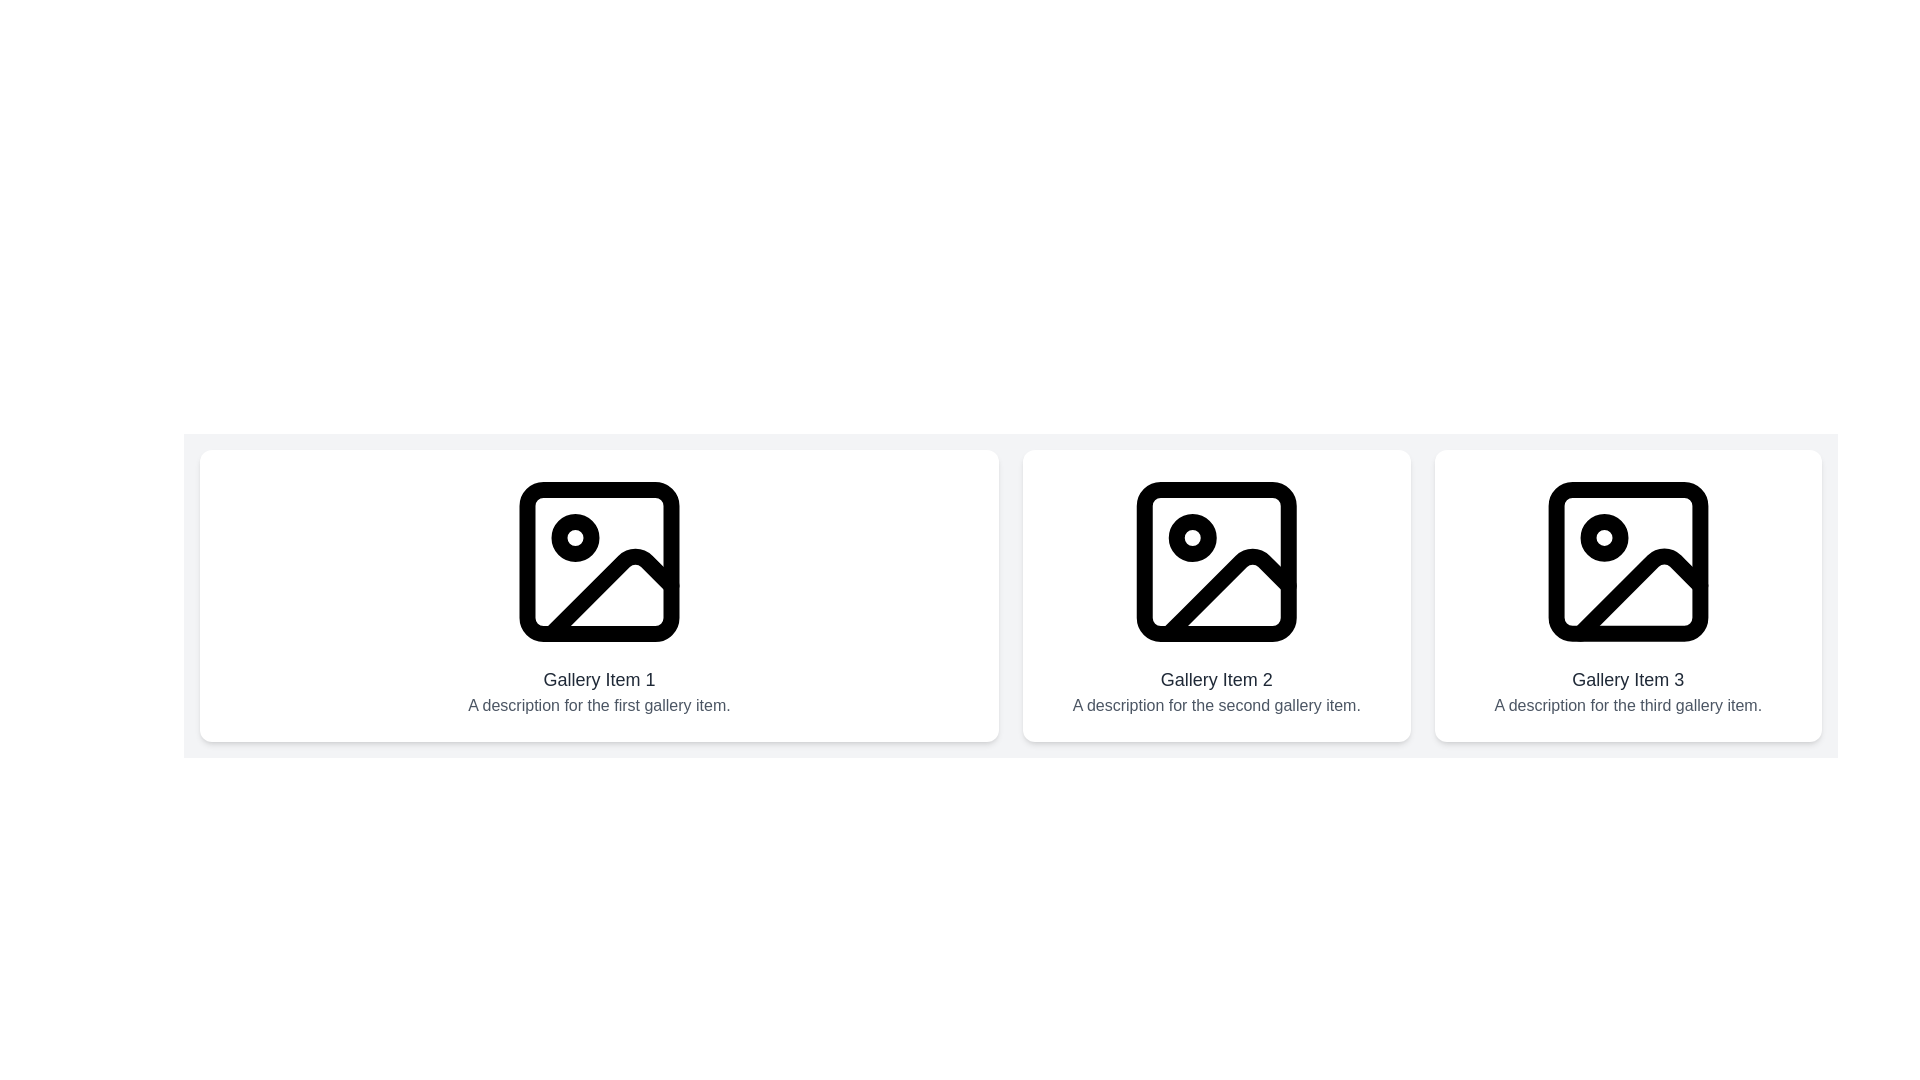 This screenshot has height=1080, width=1920. What do you see at coordinates (598, 595) in the screenshot?
I see `the first Static Information Card in the gallery layout, located at the top-left area, which provides a visual and textual preview of the specific item` at bounding box center [598, 595].